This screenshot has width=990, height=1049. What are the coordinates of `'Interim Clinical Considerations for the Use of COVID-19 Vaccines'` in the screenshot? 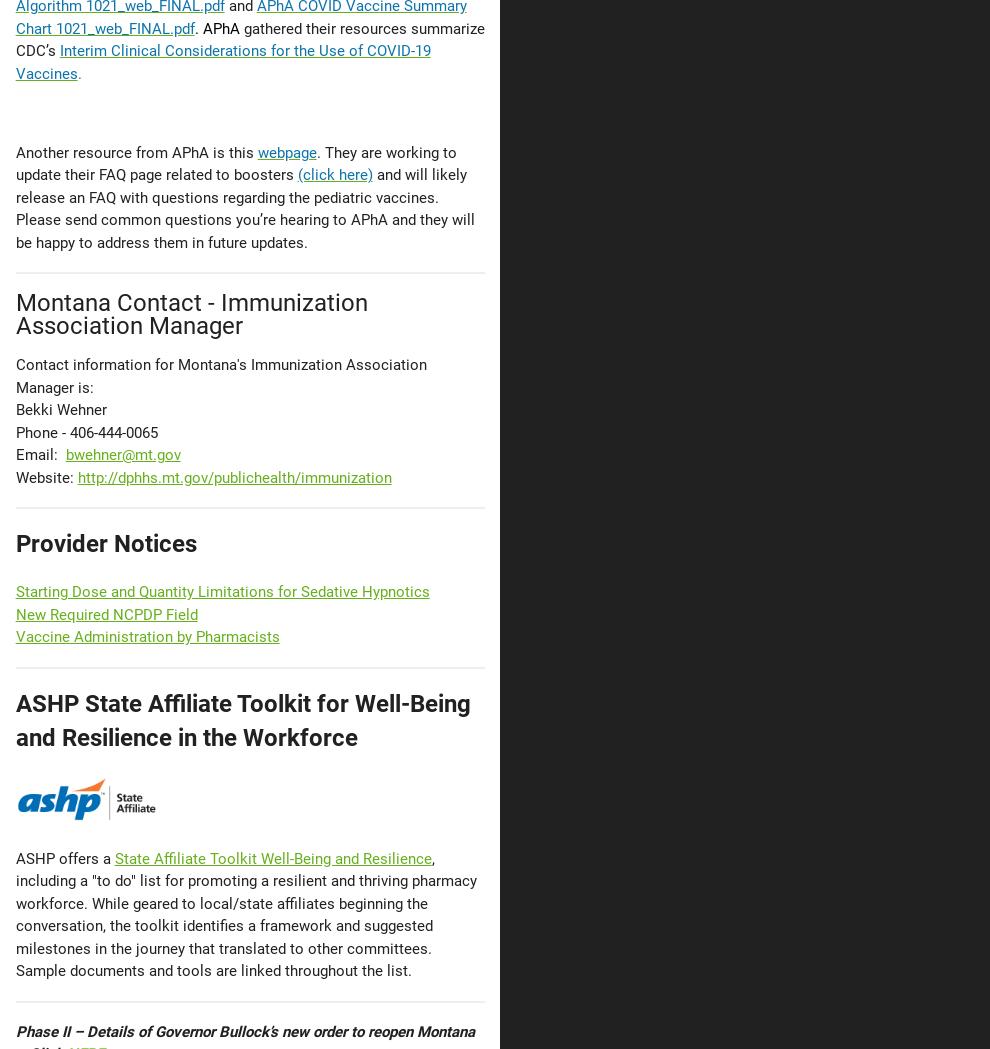 It's located at (221, 61).